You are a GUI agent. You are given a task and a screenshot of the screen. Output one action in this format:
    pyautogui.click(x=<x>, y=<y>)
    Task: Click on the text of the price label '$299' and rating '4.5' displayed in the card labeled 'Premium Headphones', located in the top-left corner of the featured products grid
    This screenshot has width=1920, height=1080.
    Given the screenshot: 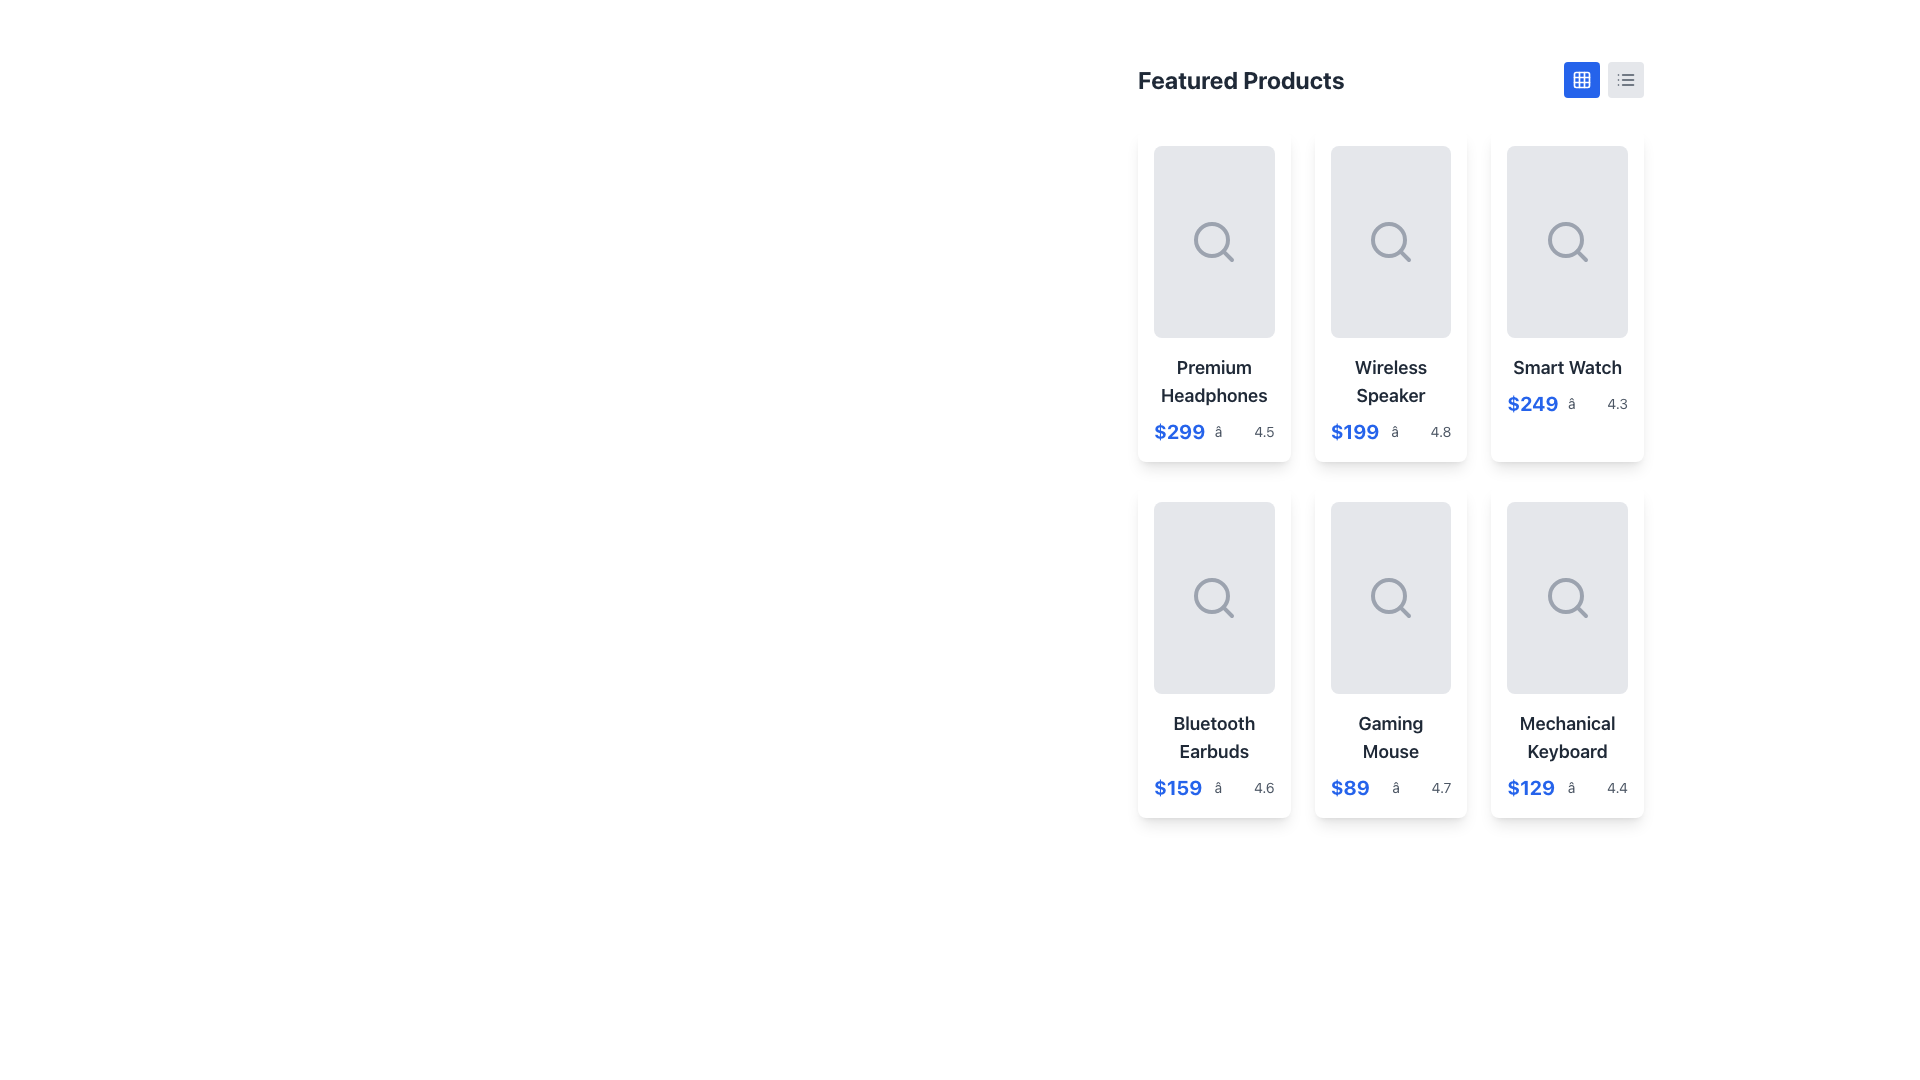 What is the action you would take?
    pyautogui.click(x=1213, y=431)
    